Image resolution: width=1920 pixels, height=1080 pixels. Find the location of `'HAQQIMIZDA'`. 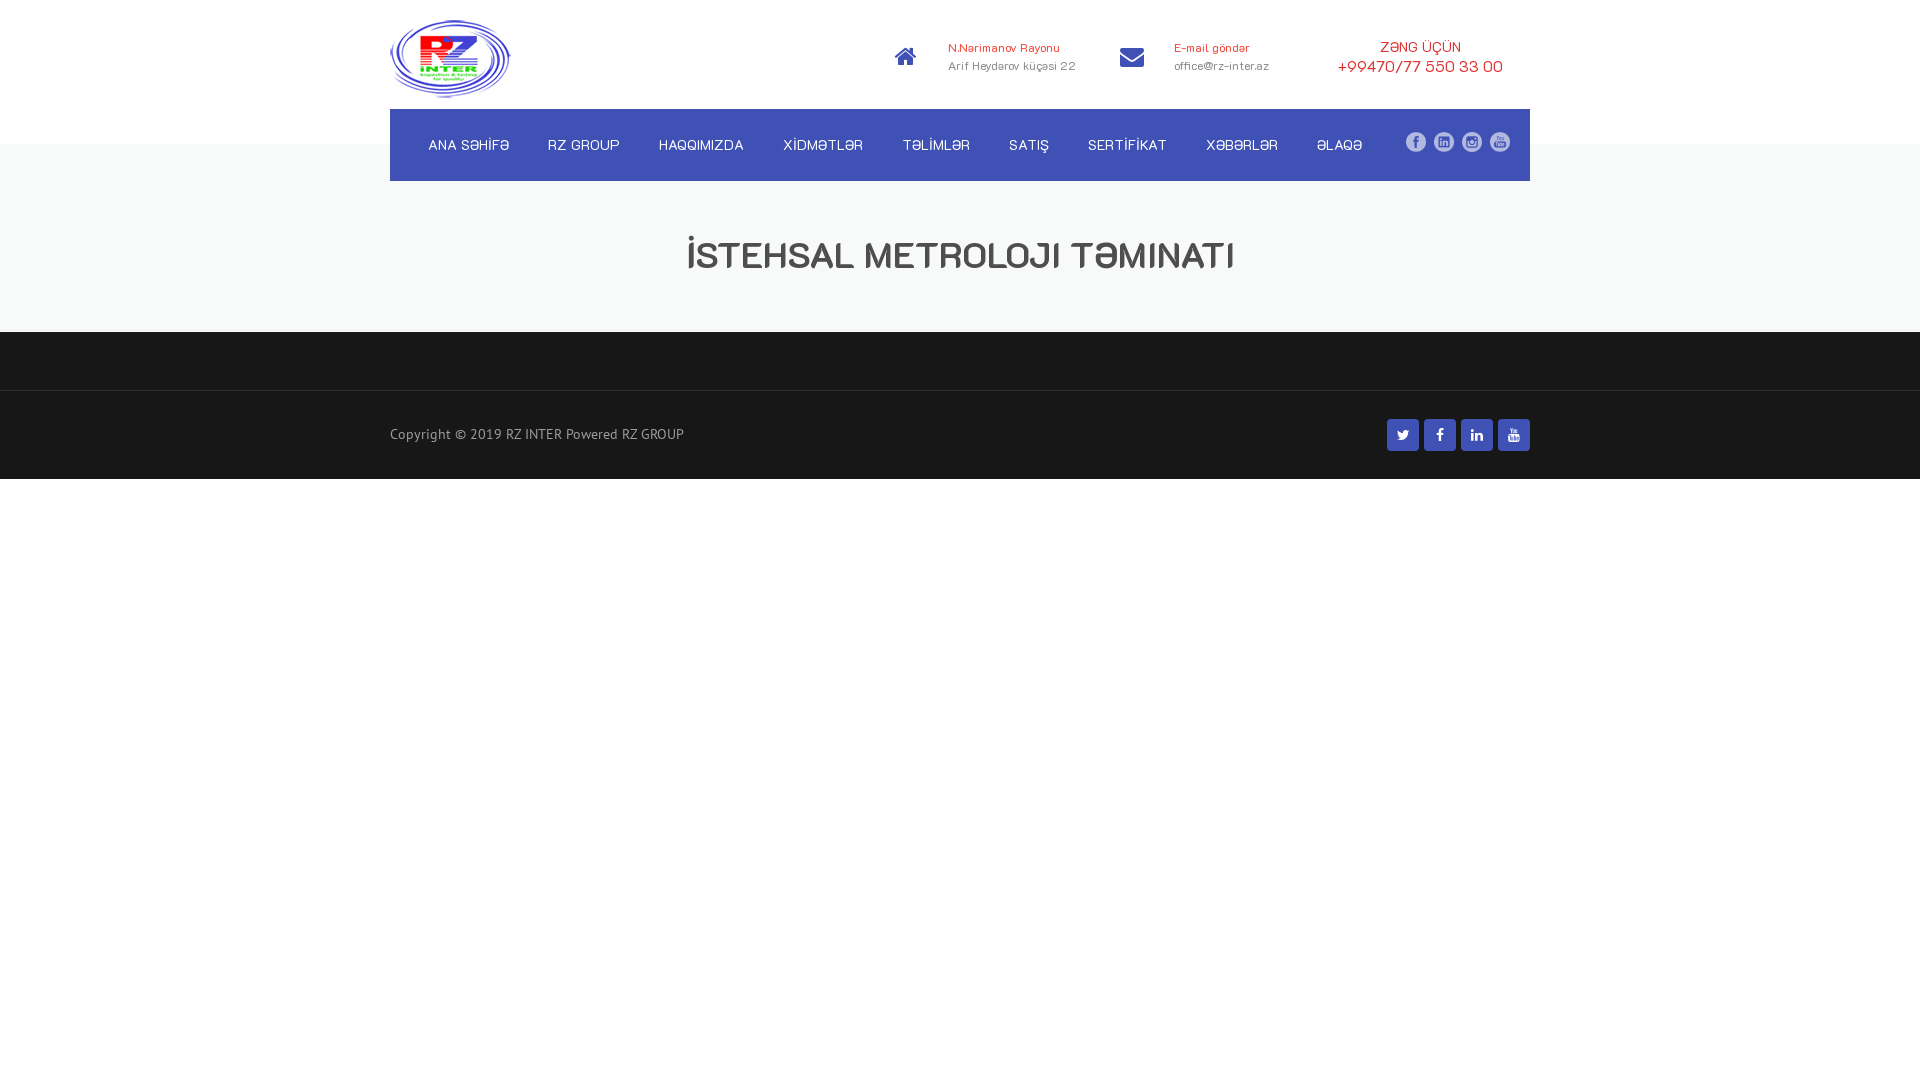

'HAQQIMIZDA' is located at coordinates (701, 144).